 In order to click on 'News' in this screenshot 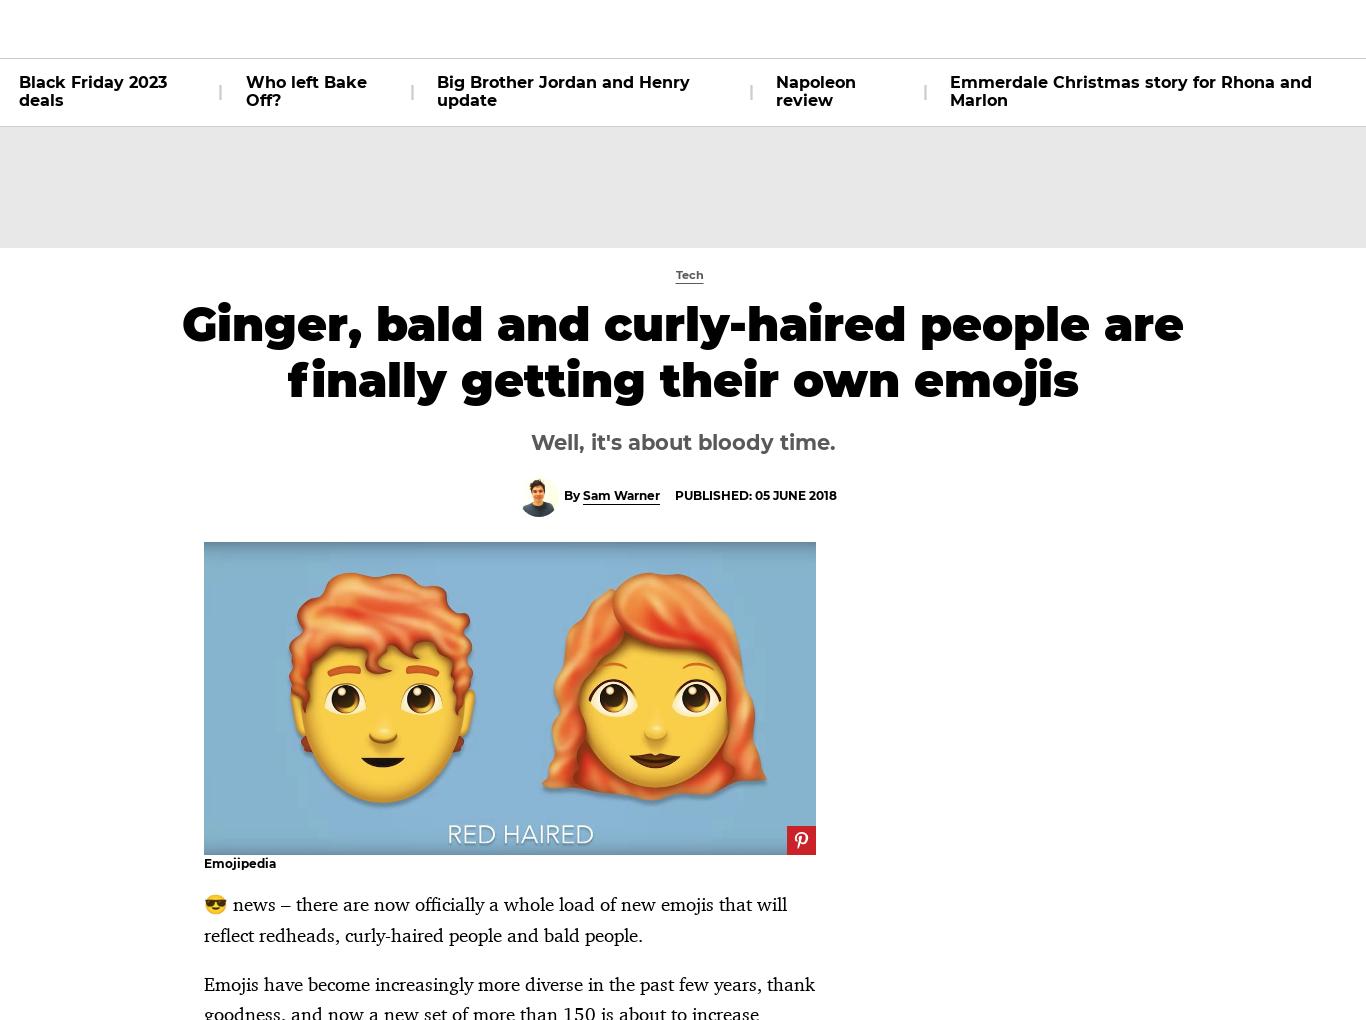, I will do `click(714, 27)`.